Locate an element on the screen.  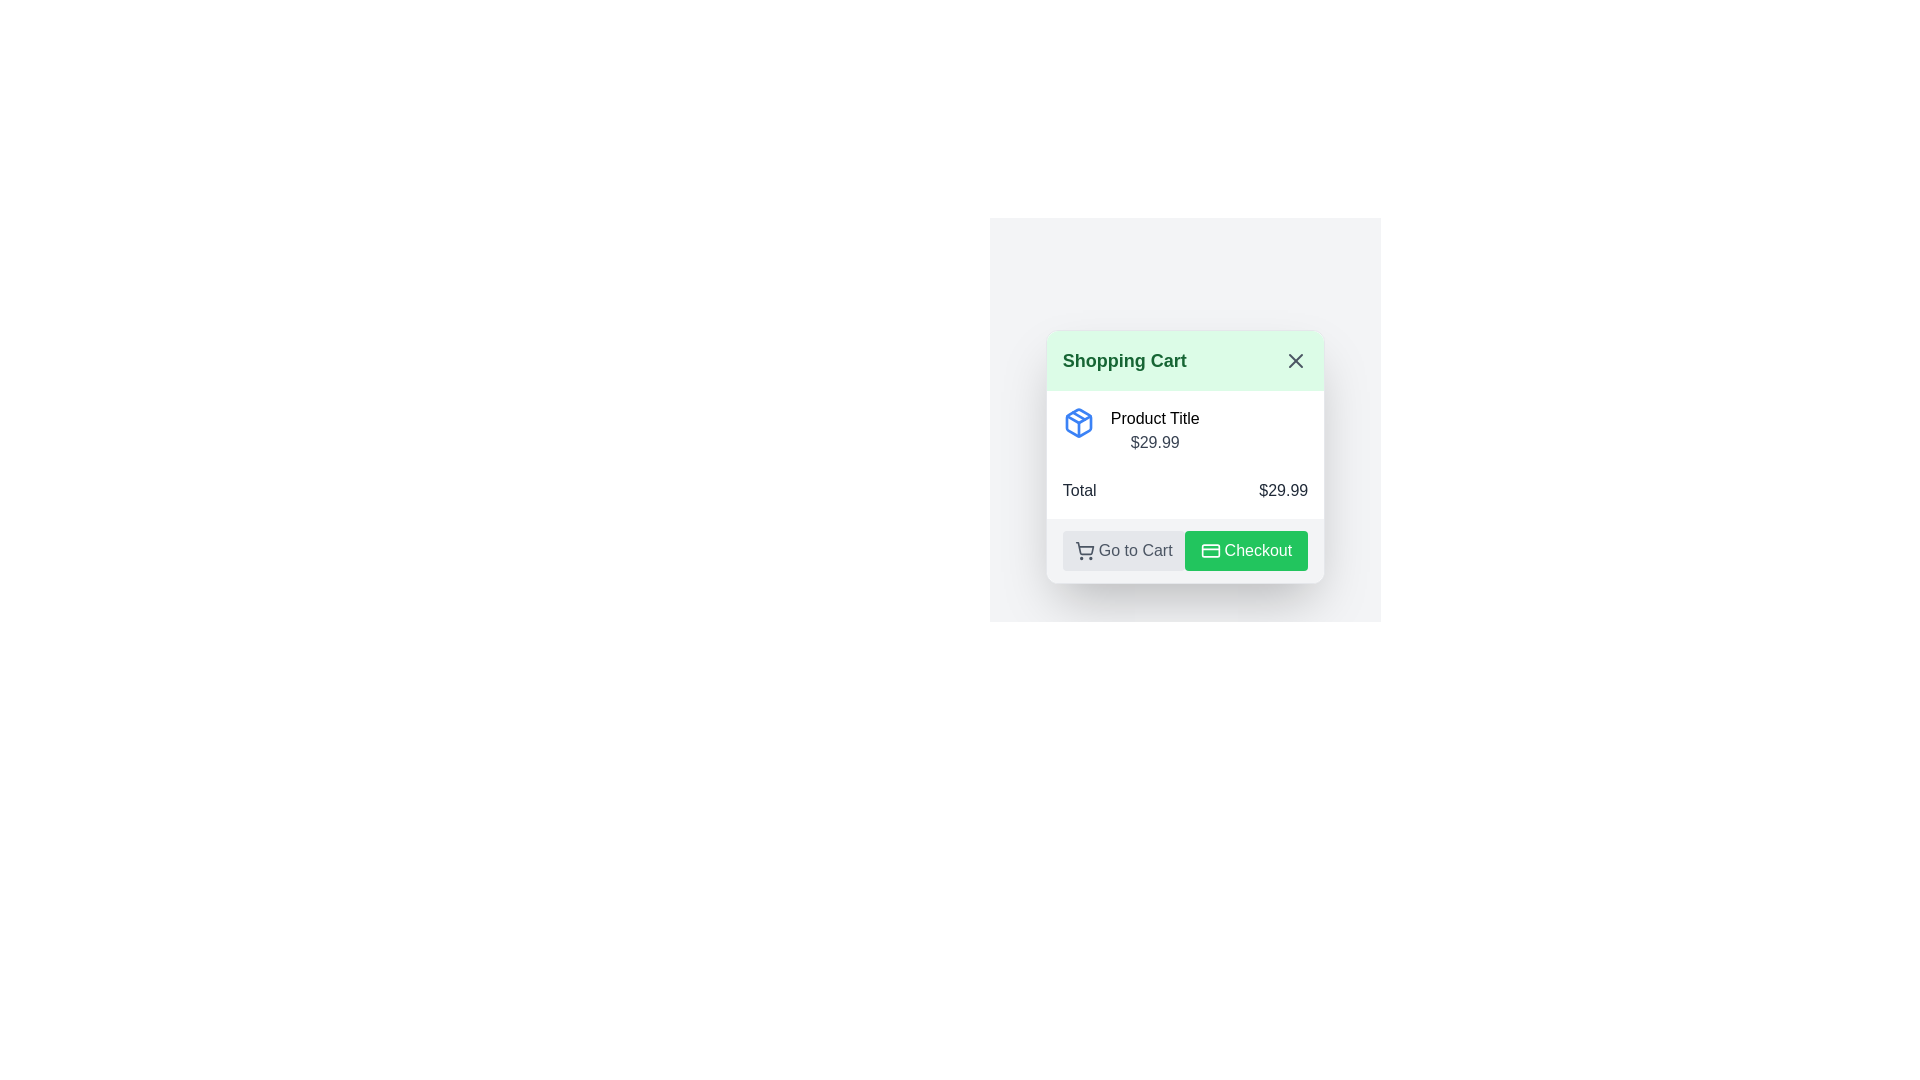
the shopping cart icon located to the left of the 'Go to Cart' button, which has a light gray background and rounded rectangular shape is located at coordinates (1083, 551).